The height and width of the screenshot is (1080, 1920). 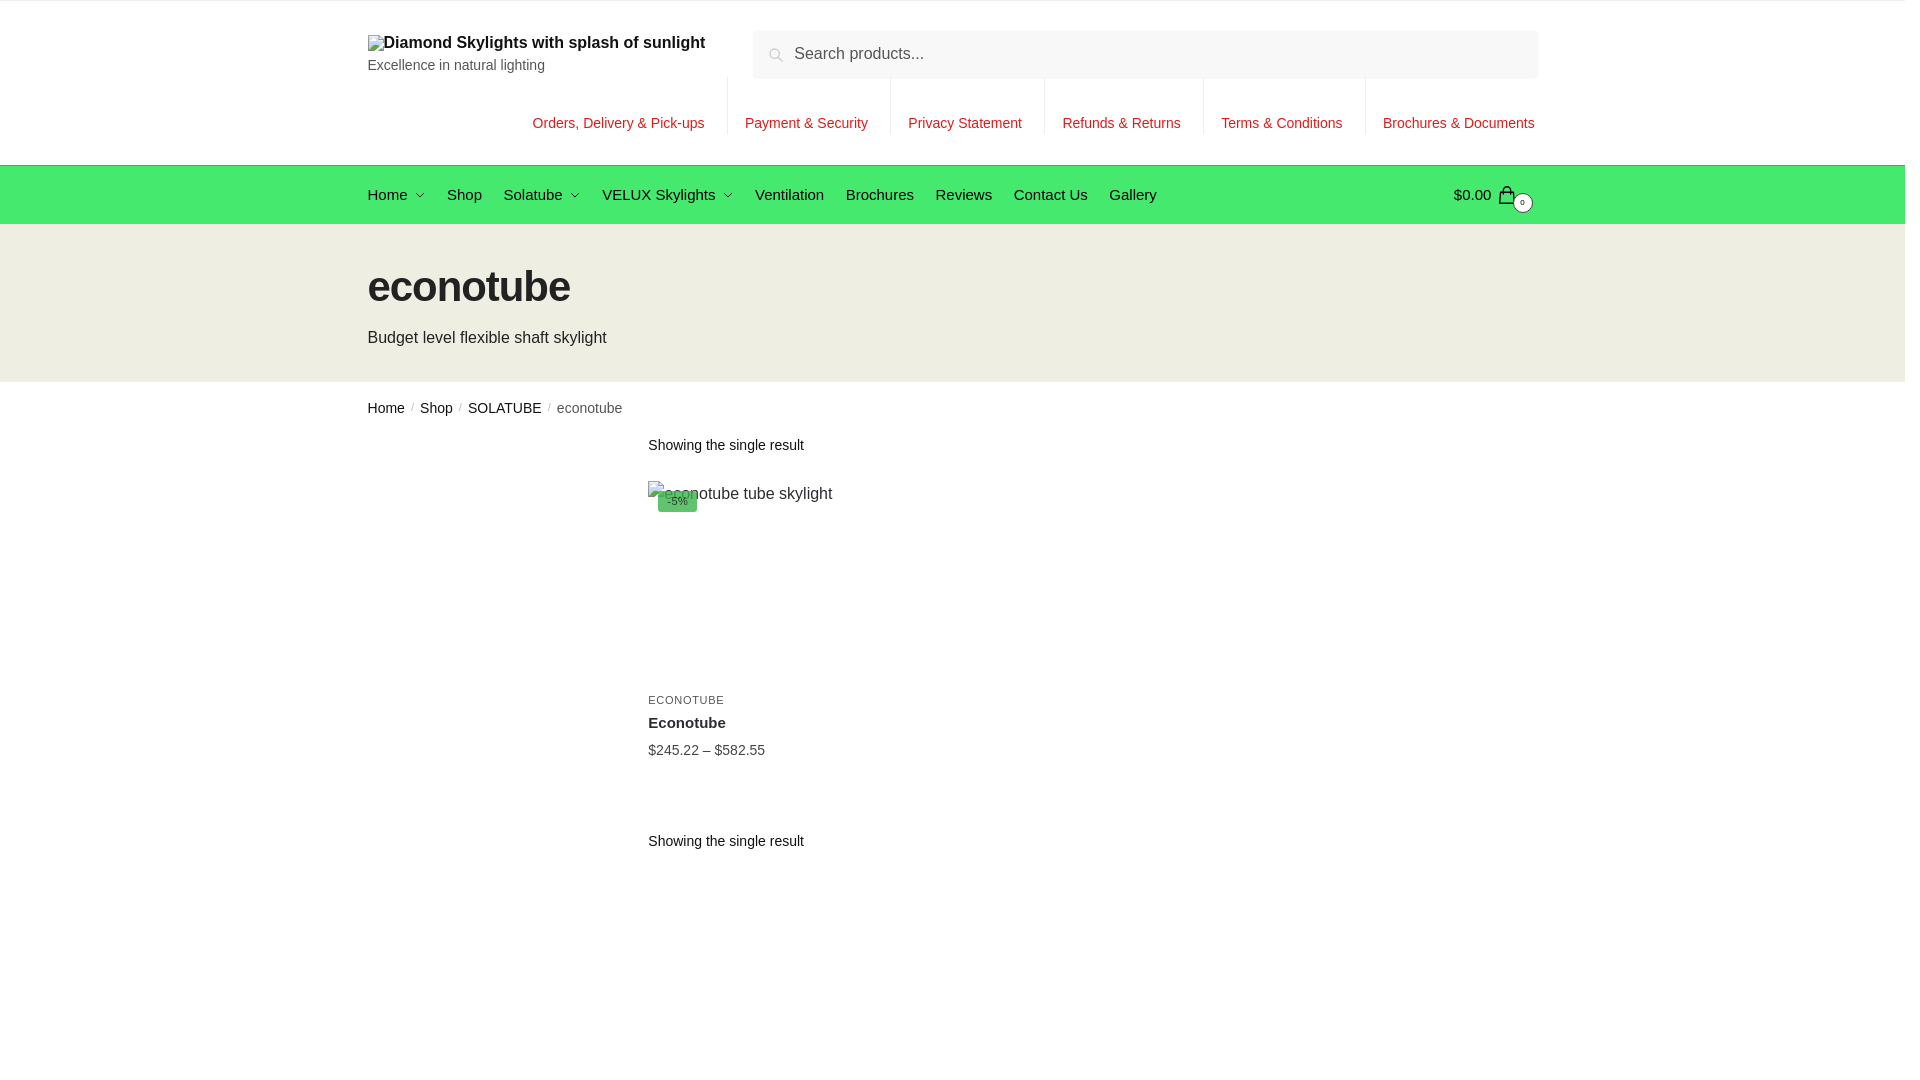 What do you see at coordinates (464, 195) in the screenshot?
I see `'Shop'` at bounding box center [464, 195].